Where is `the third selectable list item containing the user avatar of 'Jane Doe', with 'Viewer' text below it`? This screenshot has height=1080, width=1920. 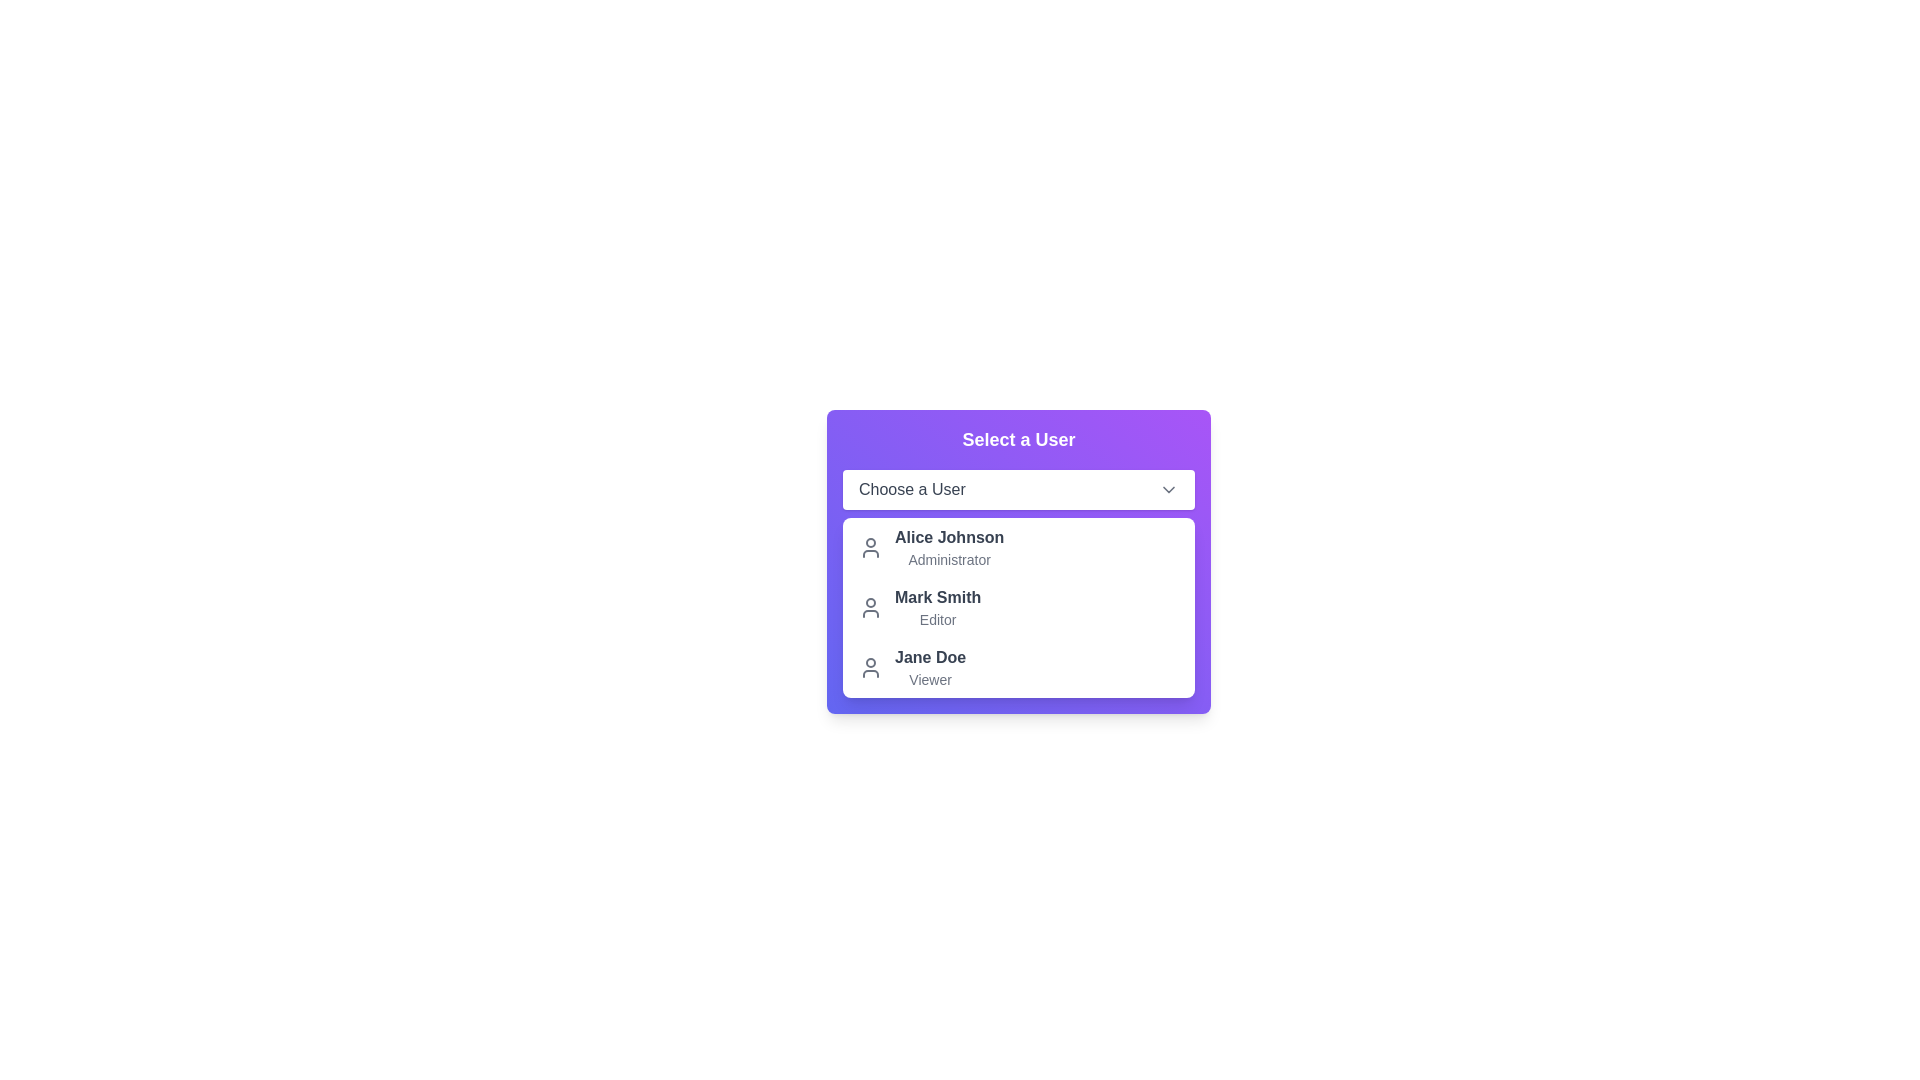
the third selectable list item containing the user avatar of 'Jane Doe', with 'Viewer' text below it is located at coordinates (911, 667).